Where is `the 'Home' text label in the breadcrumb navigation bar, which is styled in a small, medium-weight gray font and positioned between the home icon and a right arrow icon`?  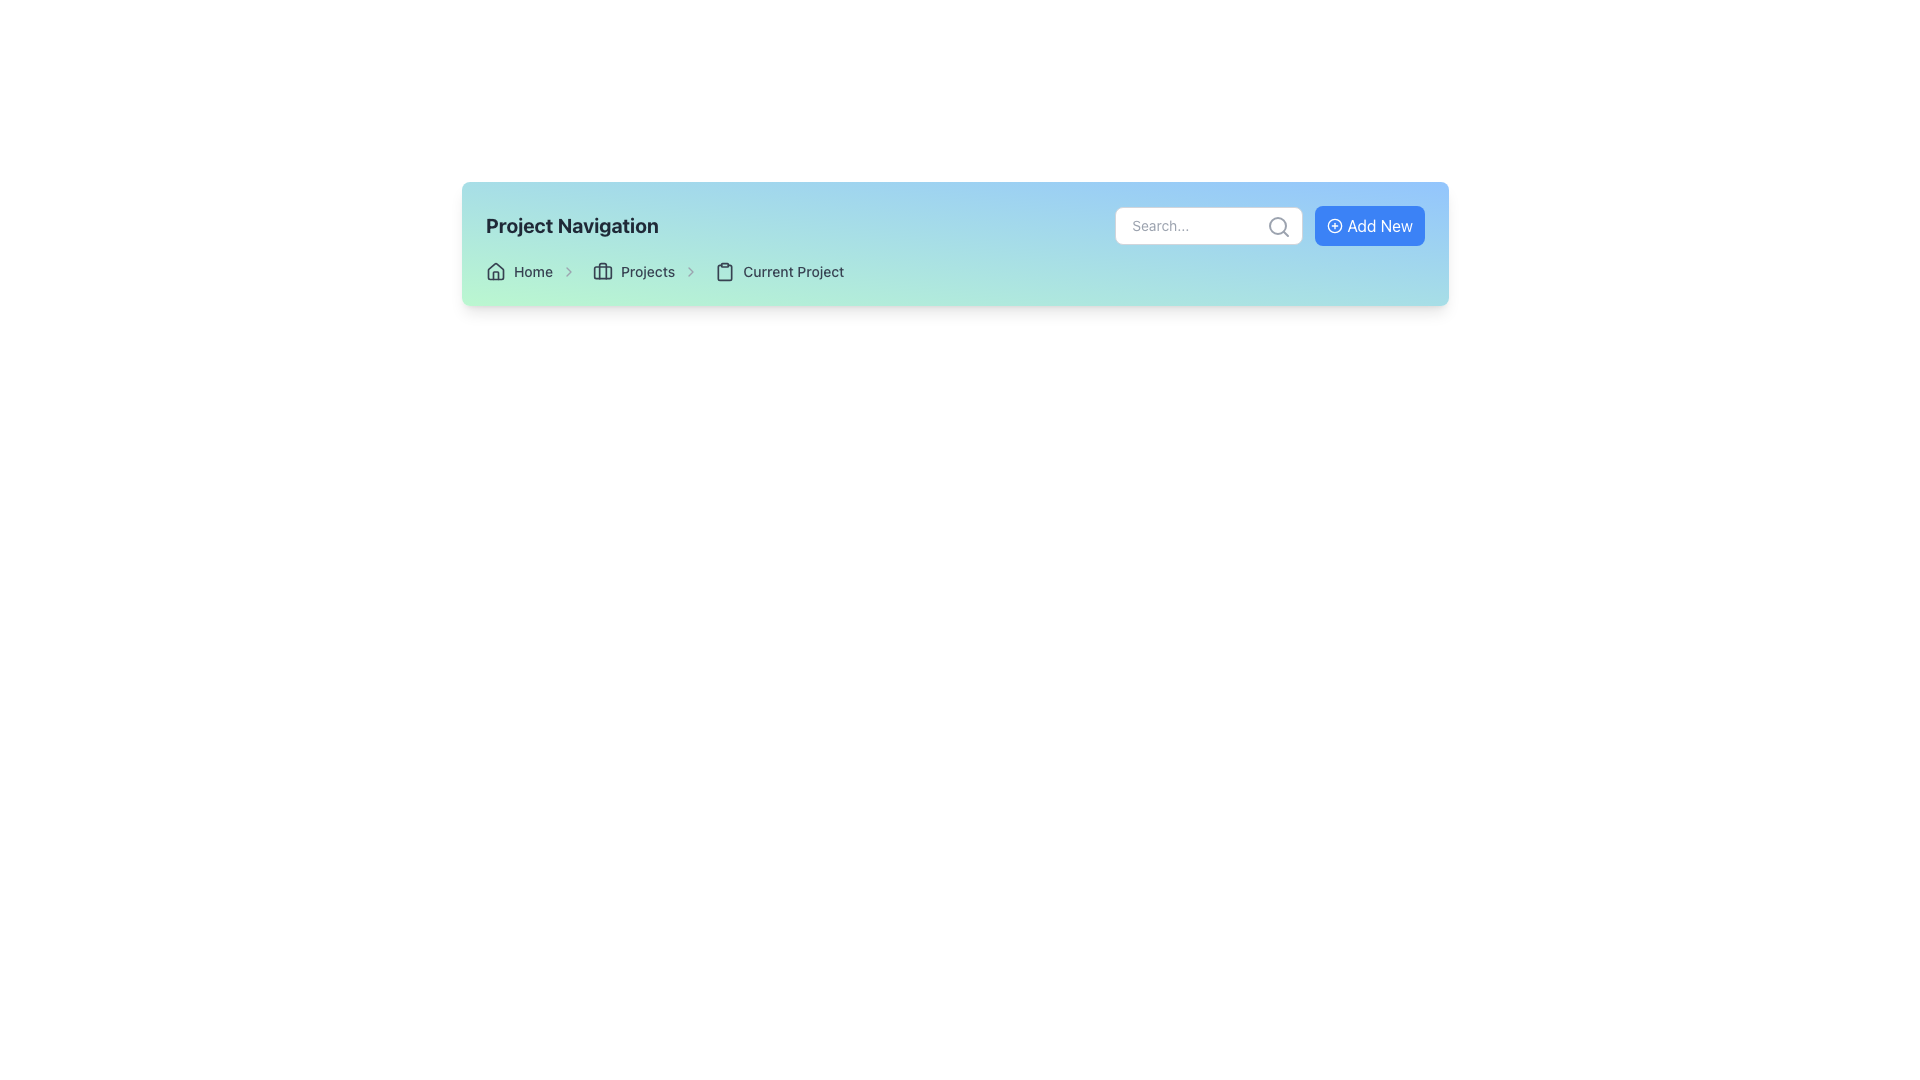 the 'Home' text label in the breadcrumb navigation bar, which is styled in a small, medium-weight gray font and positioned between the home icon and a right arrow icon is located at coordinates (533, 272).